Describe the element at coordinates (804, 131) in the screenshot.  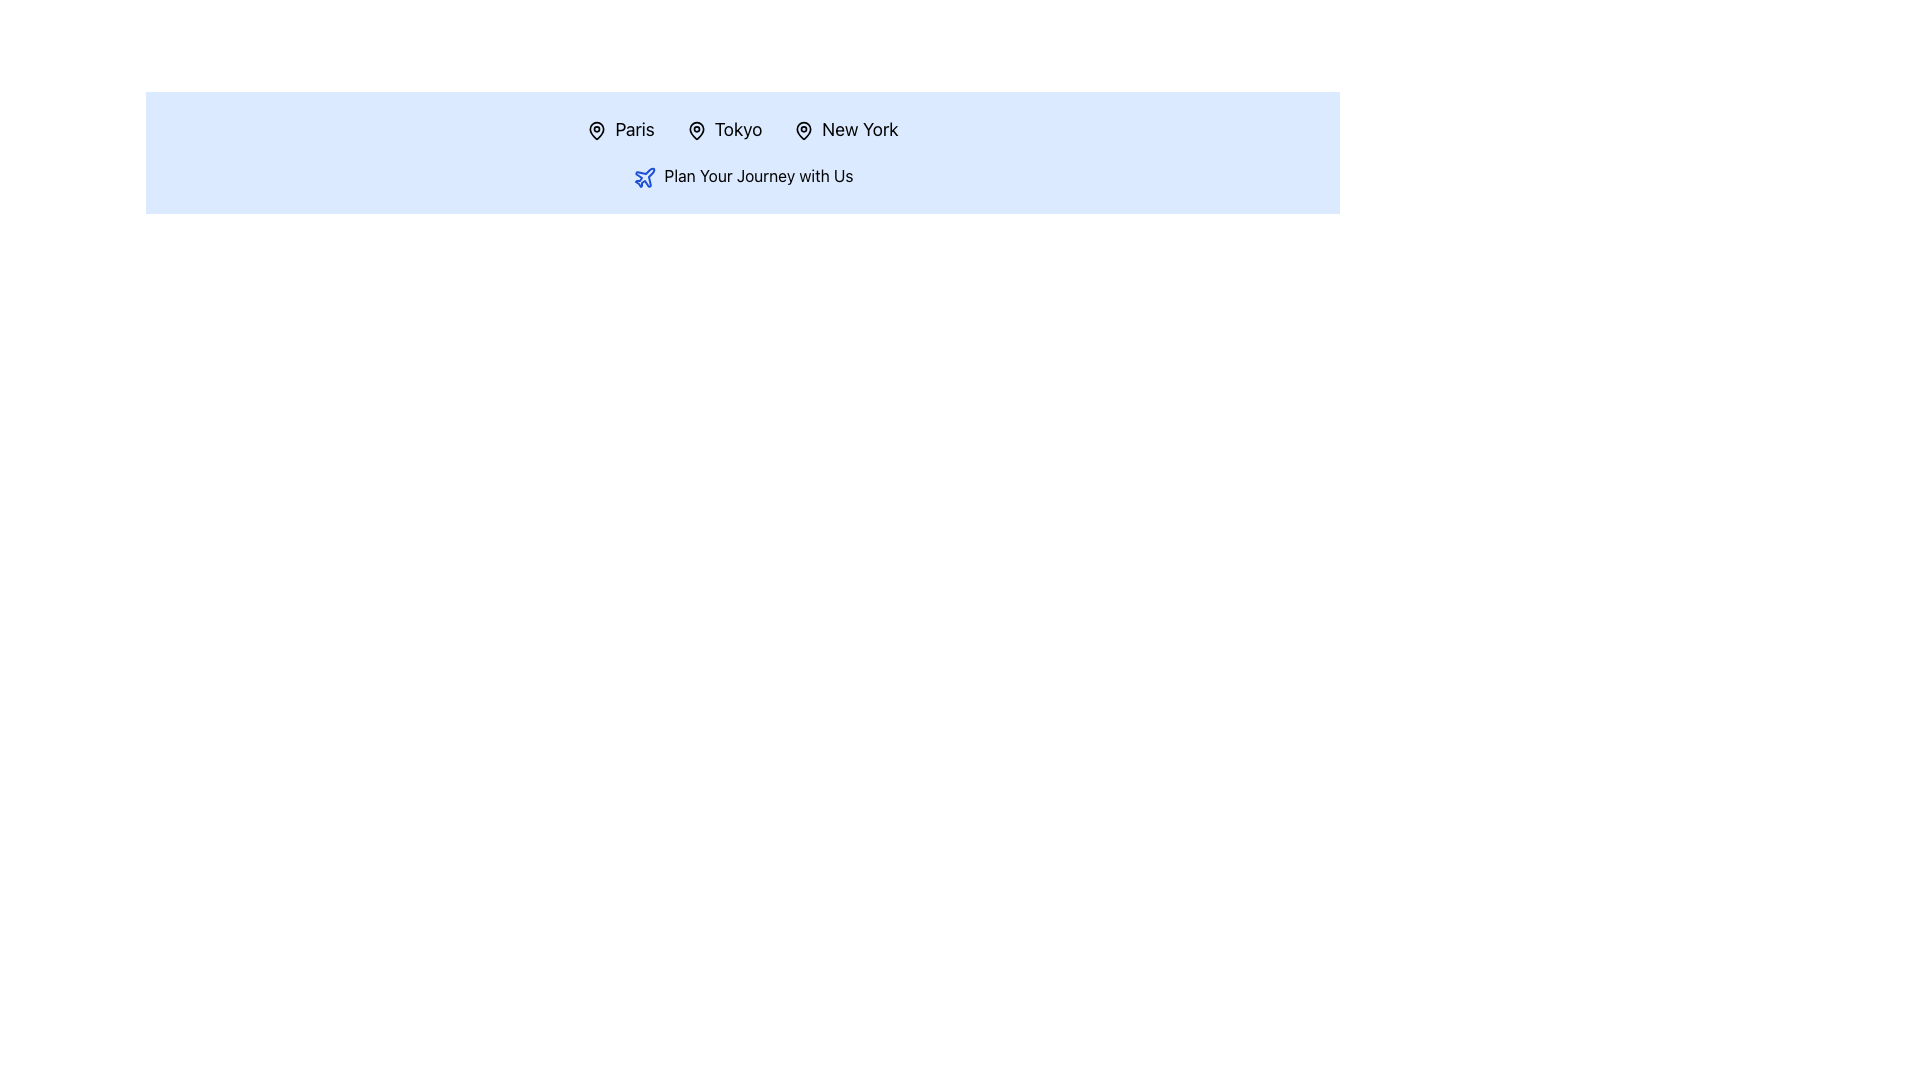
I see `the Map Pin icon that represents the location for 'New York', which is located on the blue background bar near the top-right of the interface` at that location.